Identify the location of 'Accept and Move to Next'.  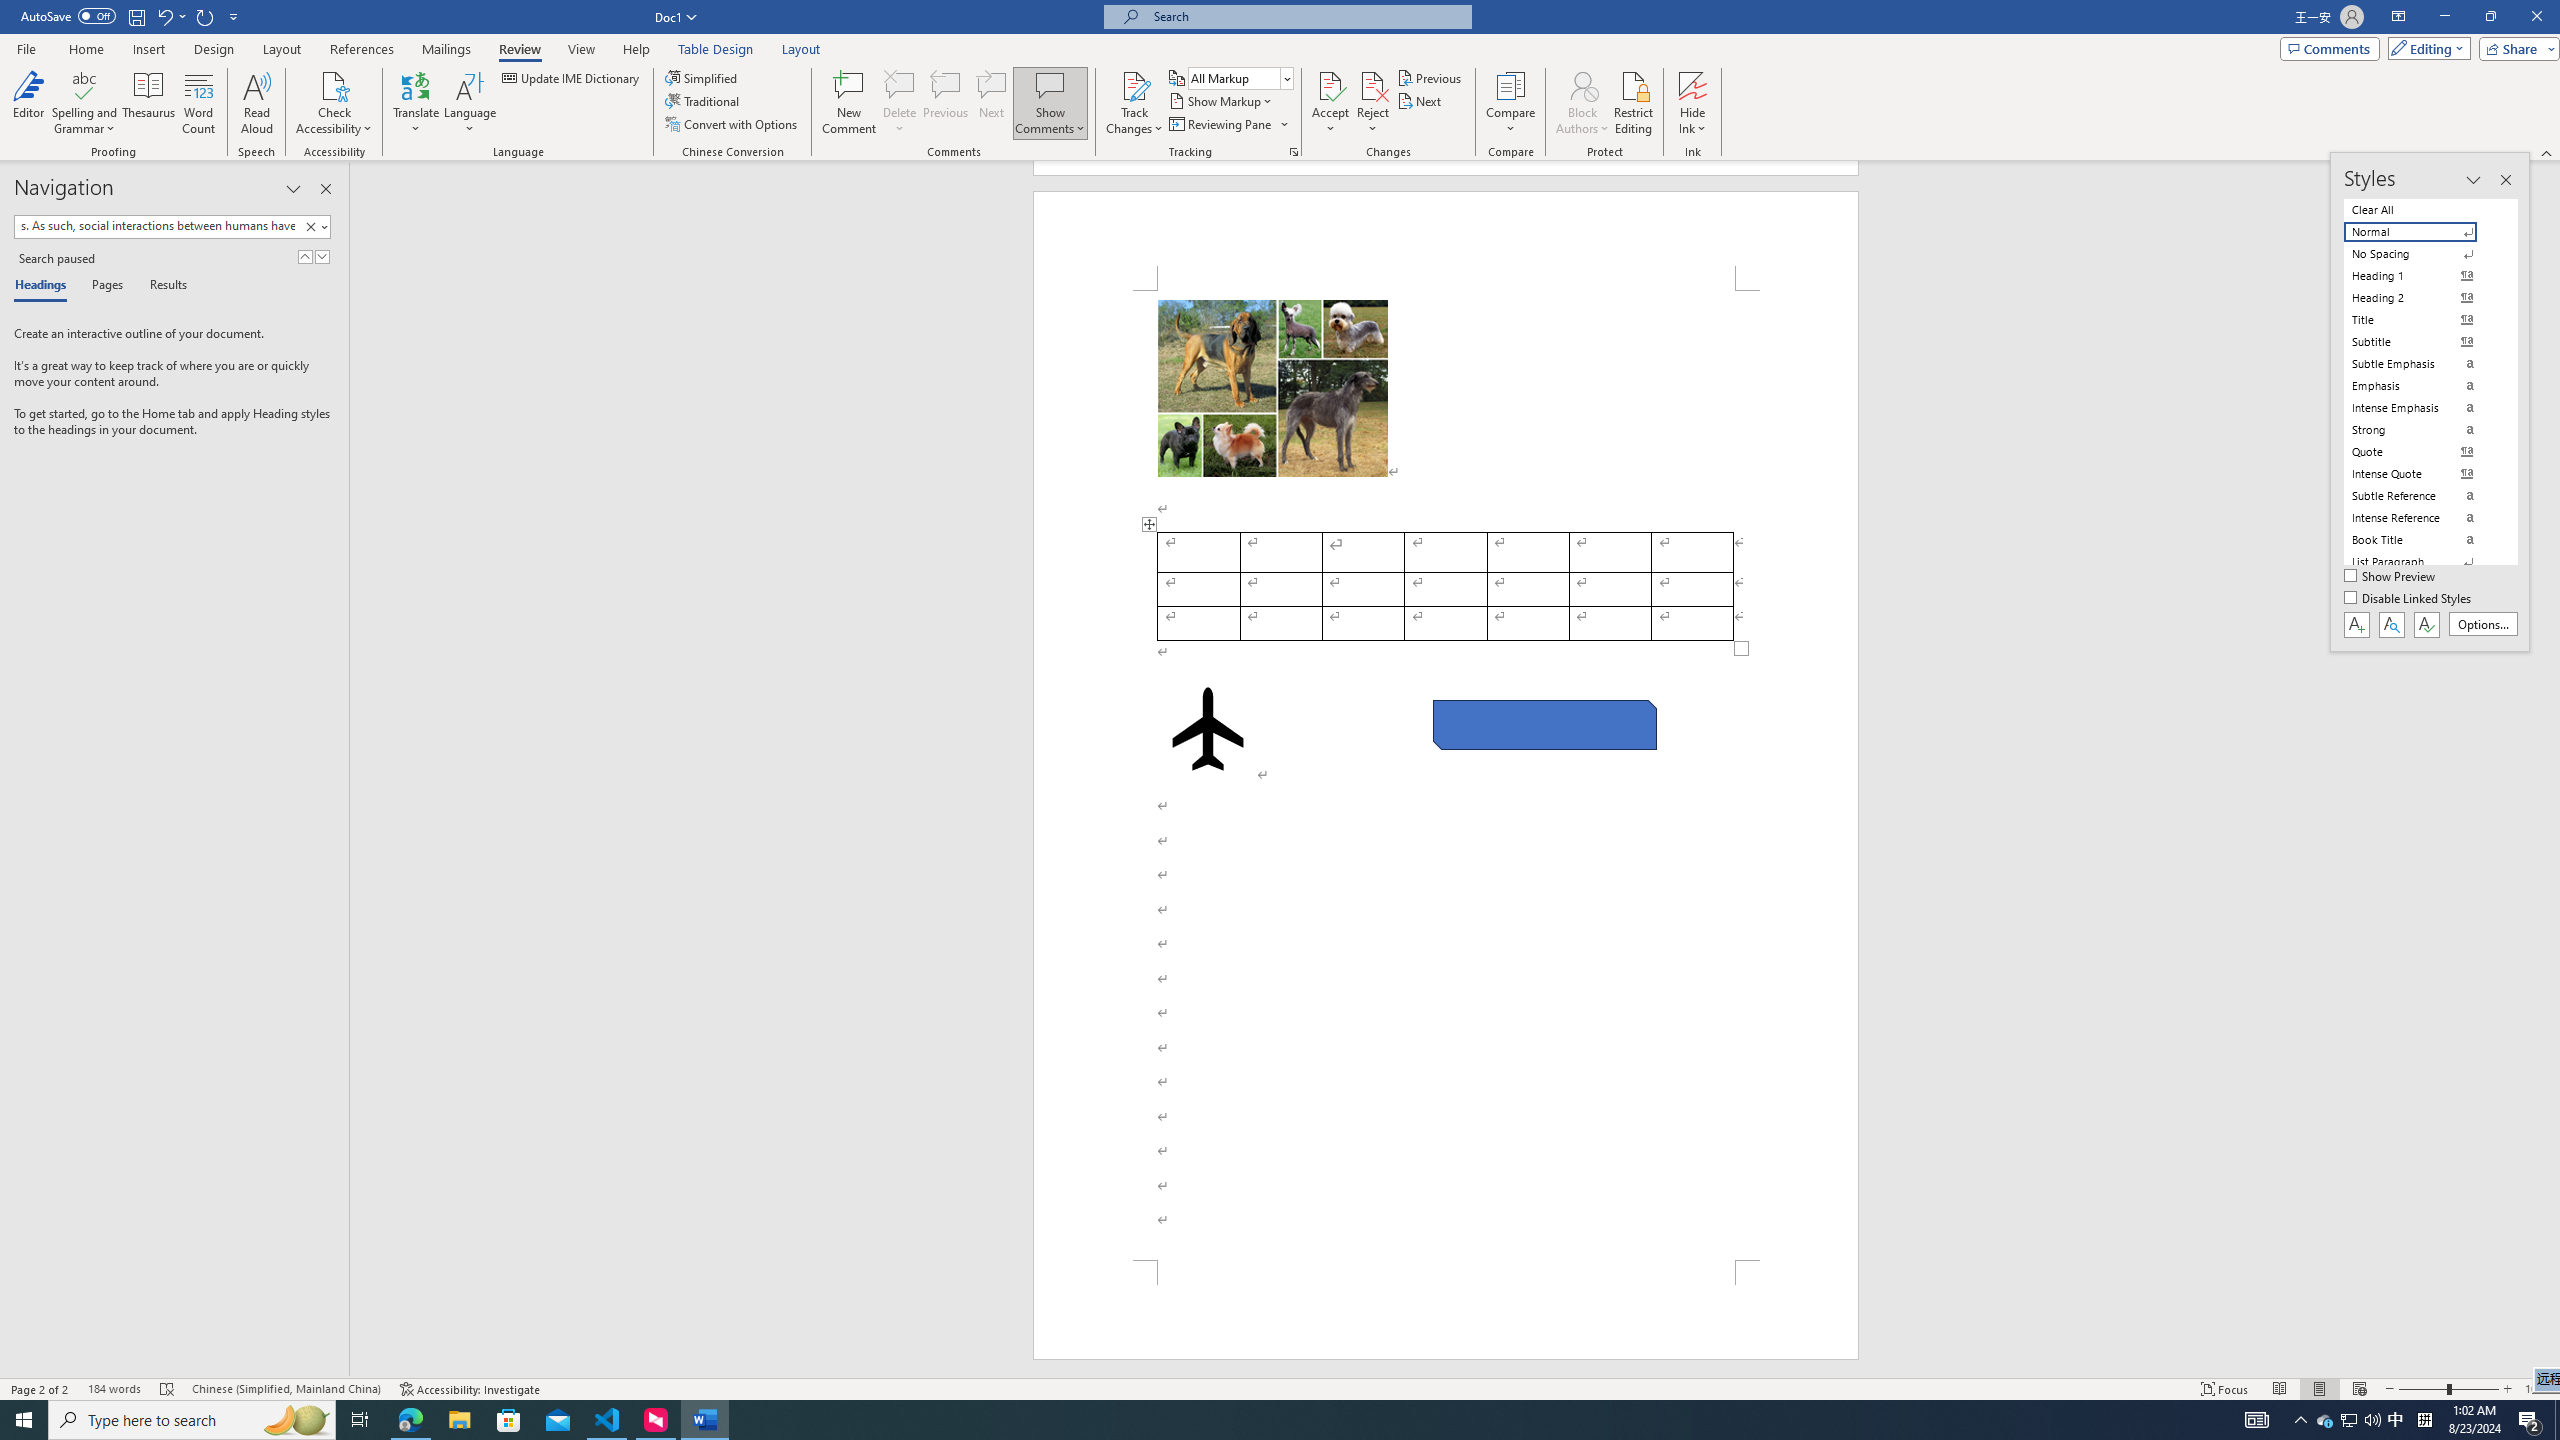
(1330, 84).